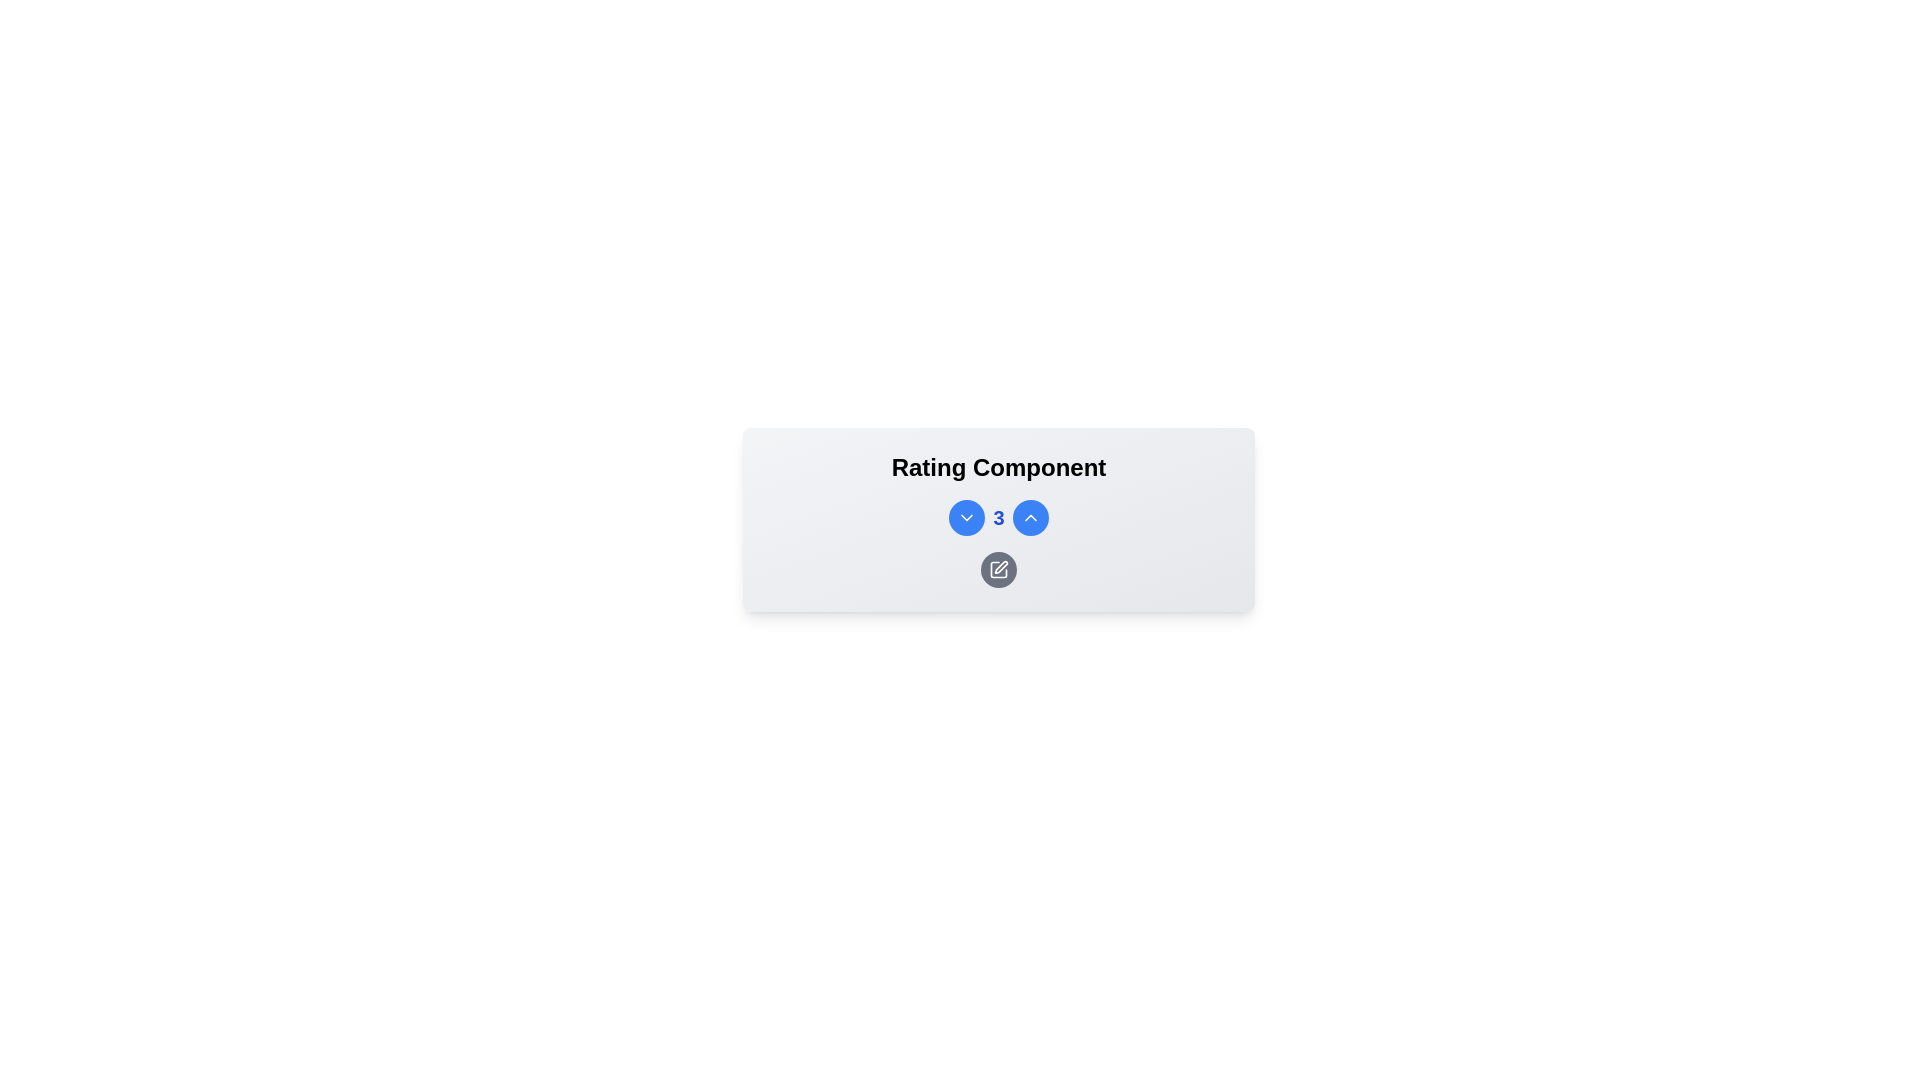 The height and width of the screenshot is (1080, 1920). What do you see at coordinates (998, 516) in the screenshot?
I see `the label that displays the current number in the numeric selector, located between the upward and downward blue circular buttons` at bounding box center [998, 516].